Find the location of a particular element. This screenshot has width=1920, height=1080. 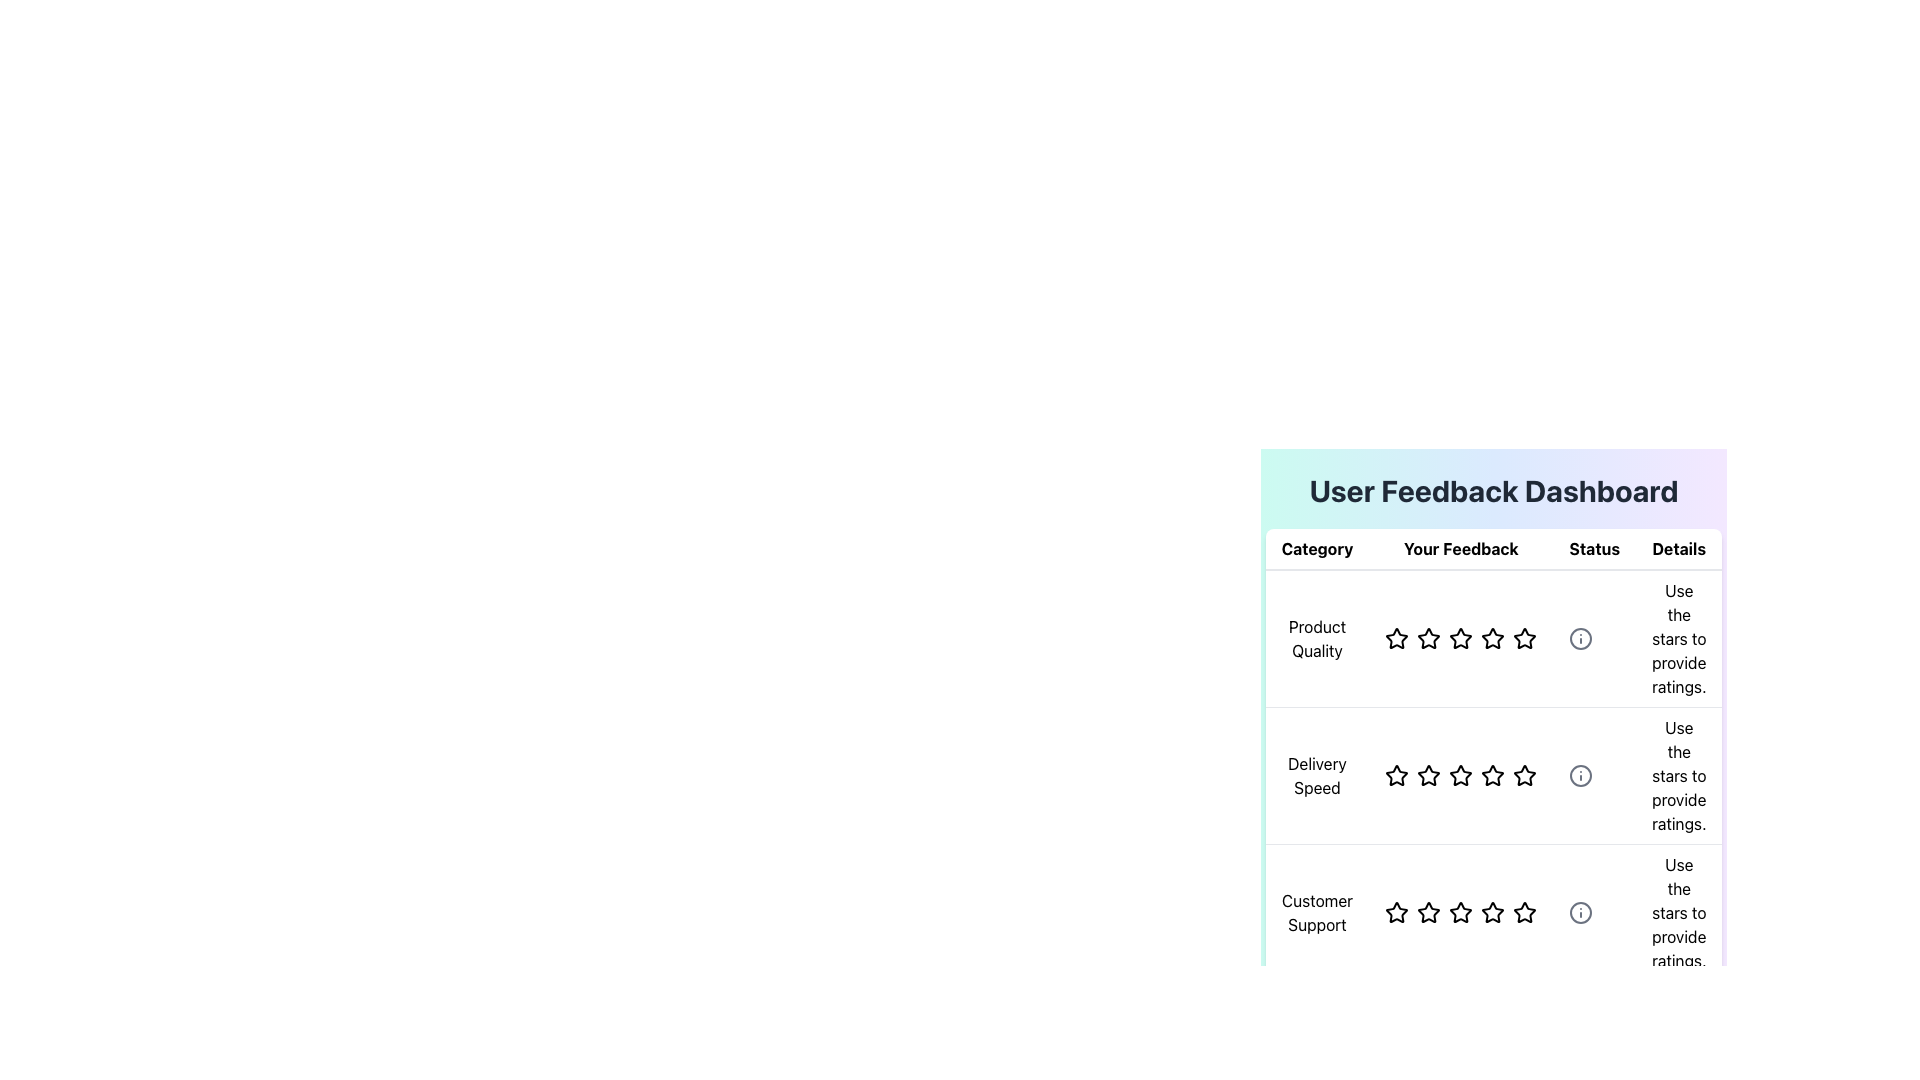

the circular information icon in the 'Details' column of the first row in the 'User Feedback Dashboard' is located at coordinates (1580, 639).